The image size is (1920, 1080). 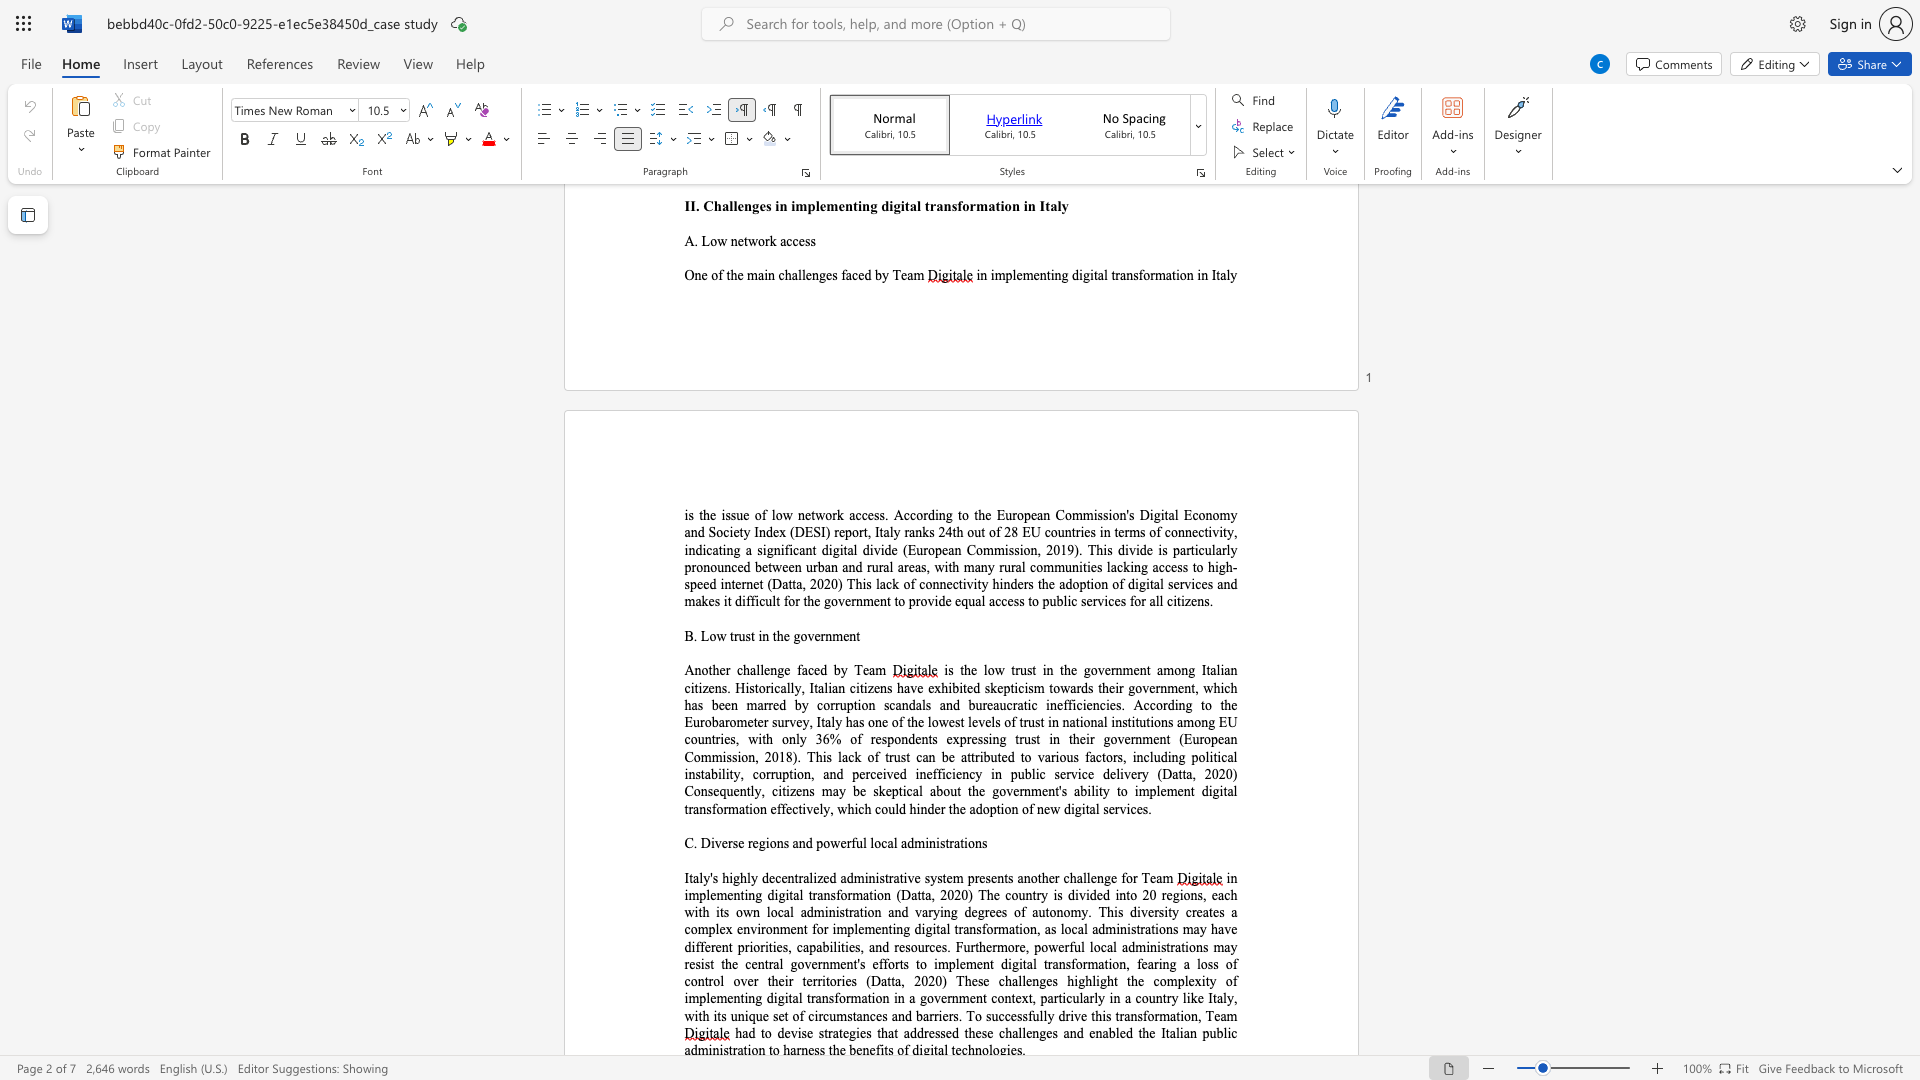 I want to click on the 1th character "h" in the text, so click(x=779, y=636).